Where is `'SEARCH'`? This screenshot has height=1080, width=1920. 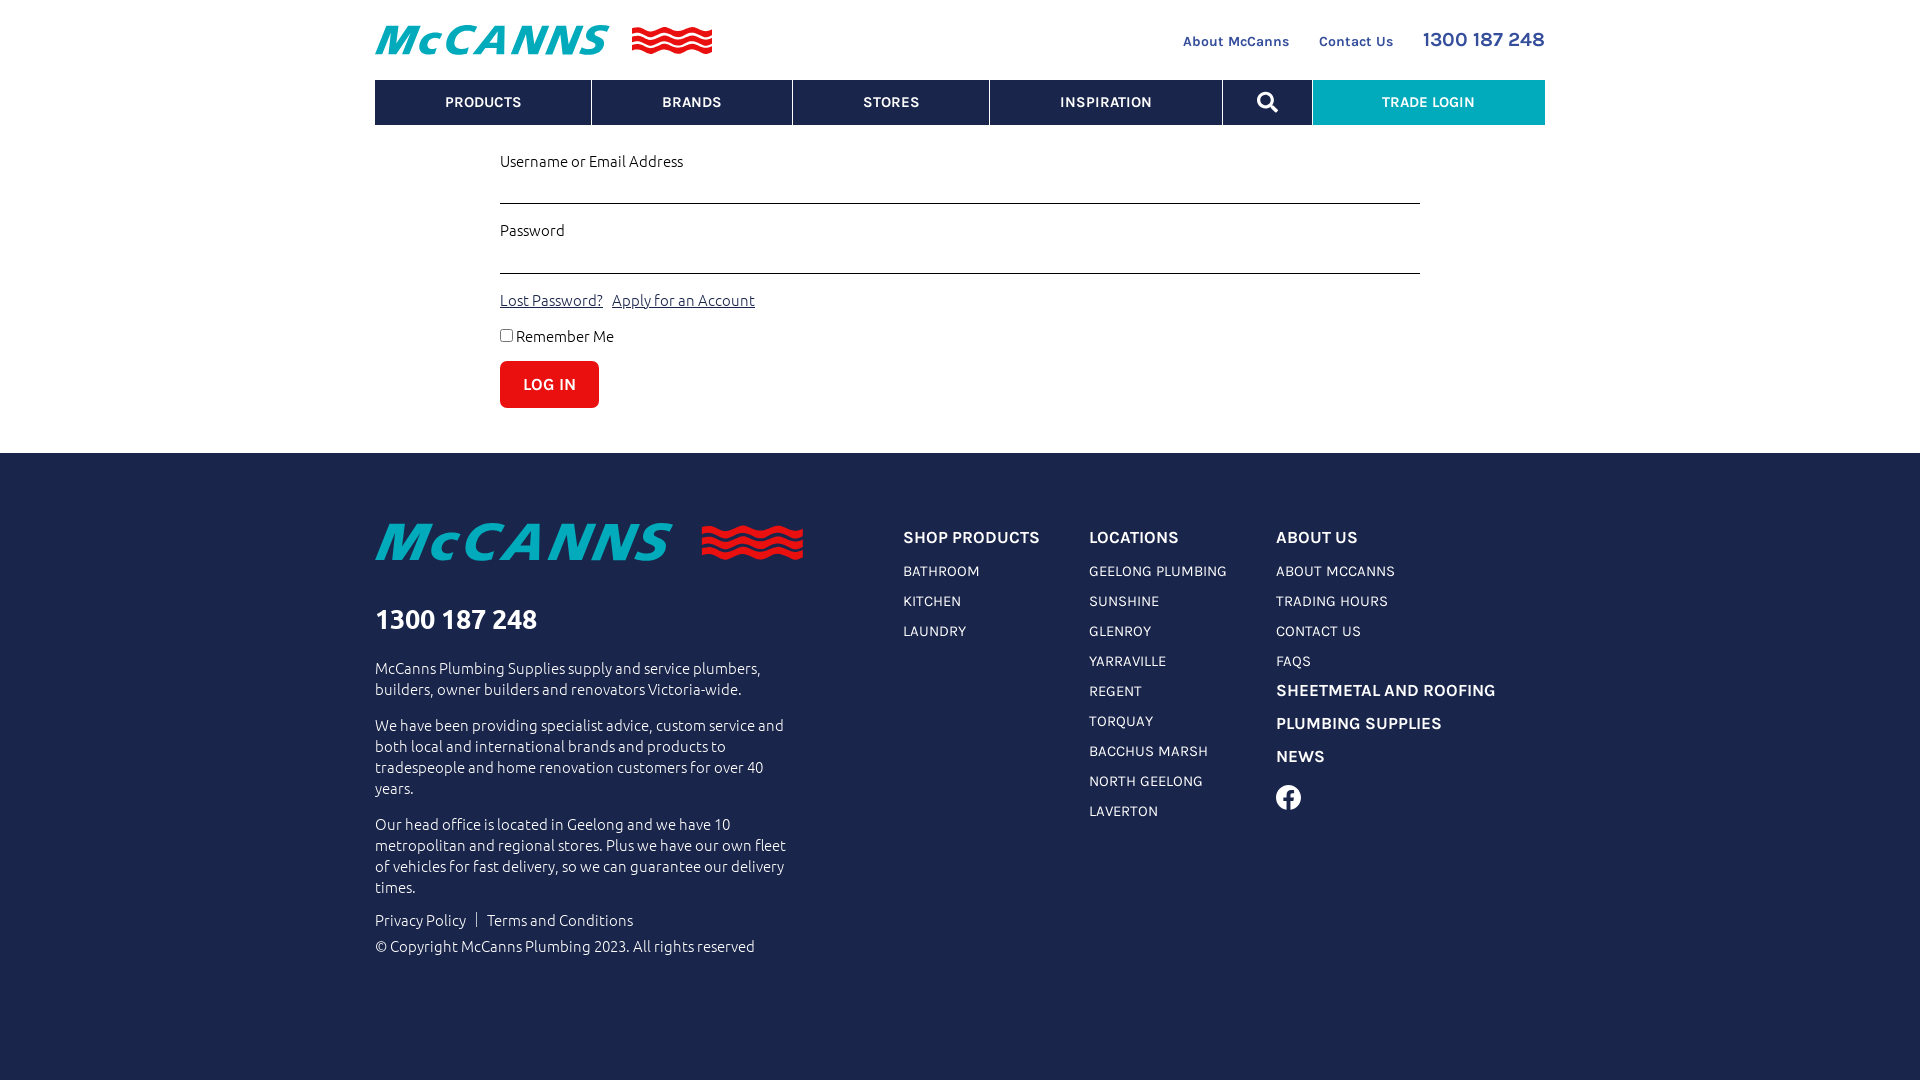
'SEARCH' is located at coordinates (1266, 102).